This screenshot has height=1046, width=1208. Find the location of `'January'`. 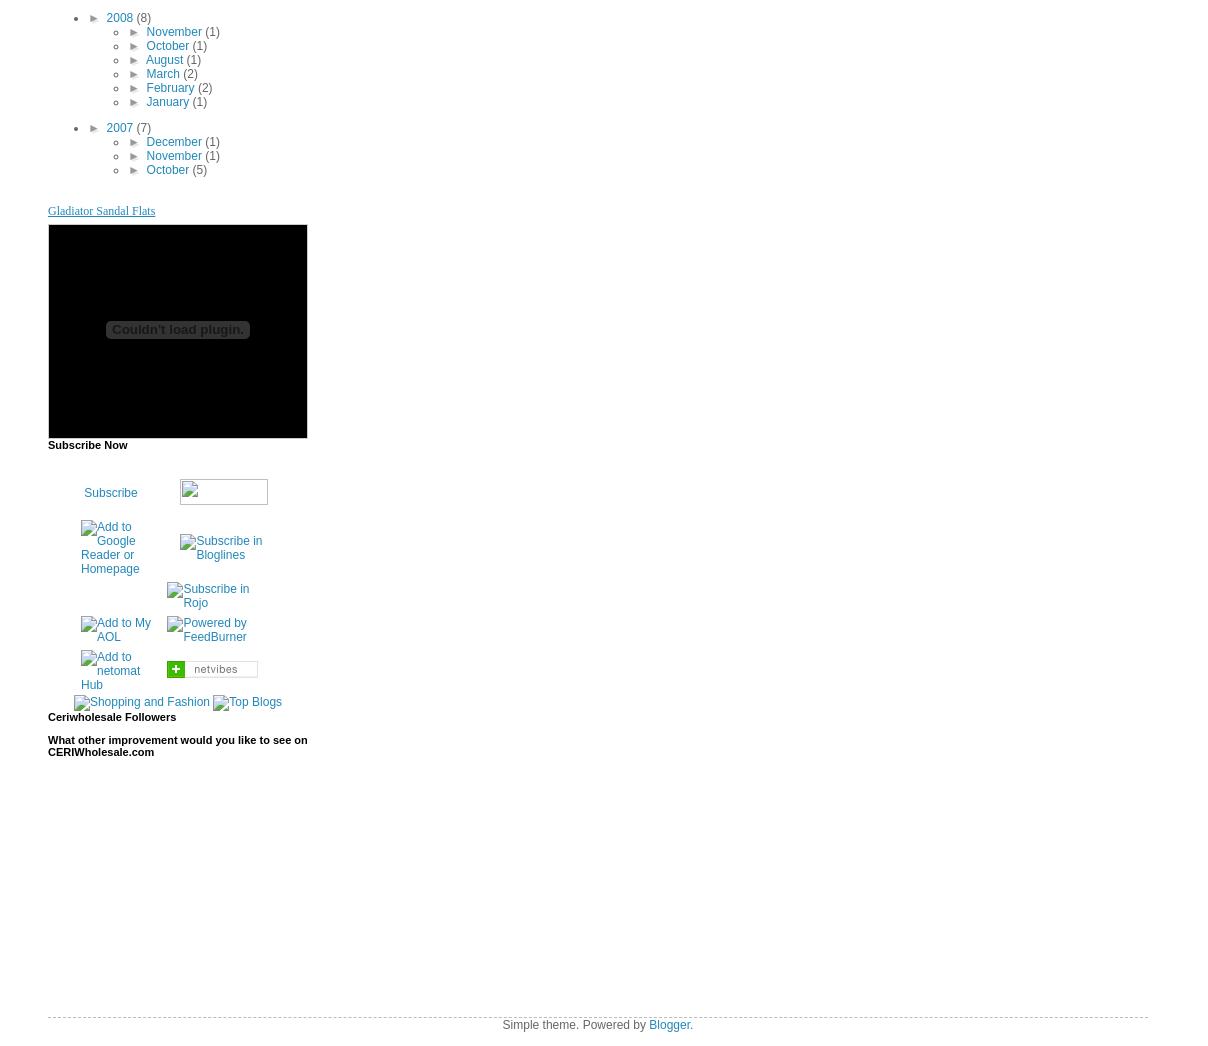

'January' is located at coordinates (168, 101).